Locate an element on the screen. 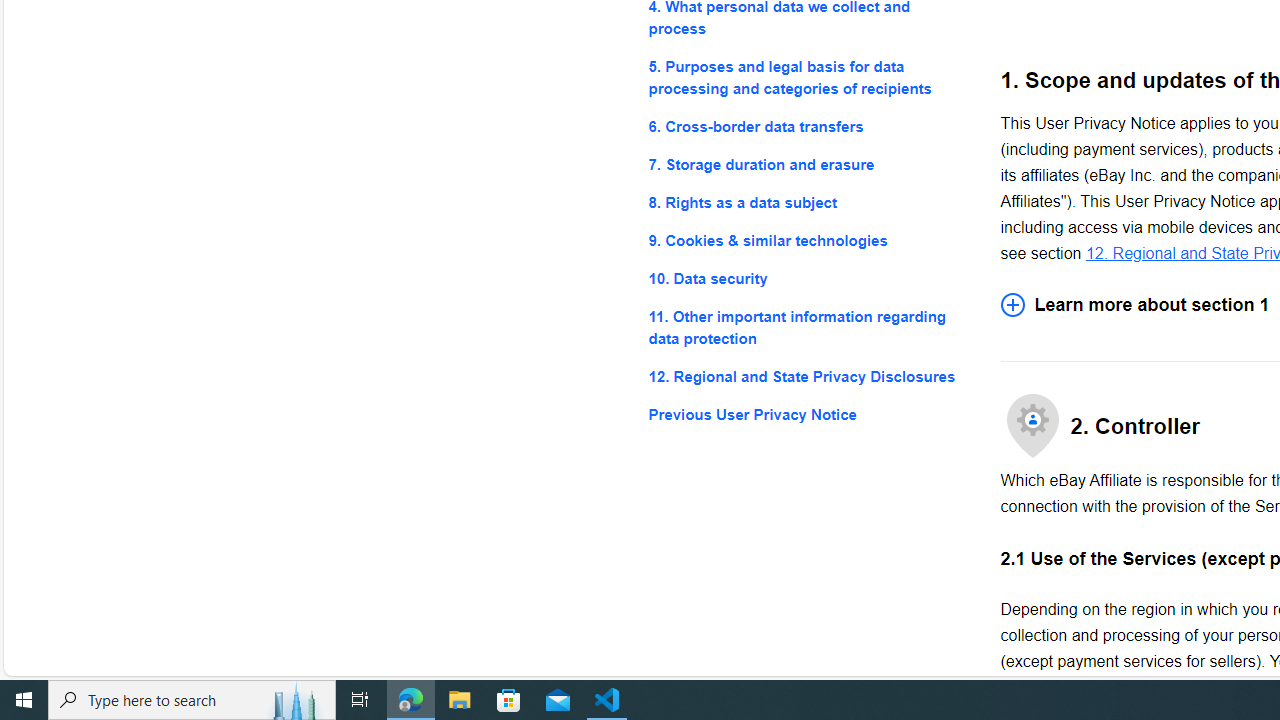  '12. Regional and State Privacy Disclosures' is located at coordinates (808, 377).